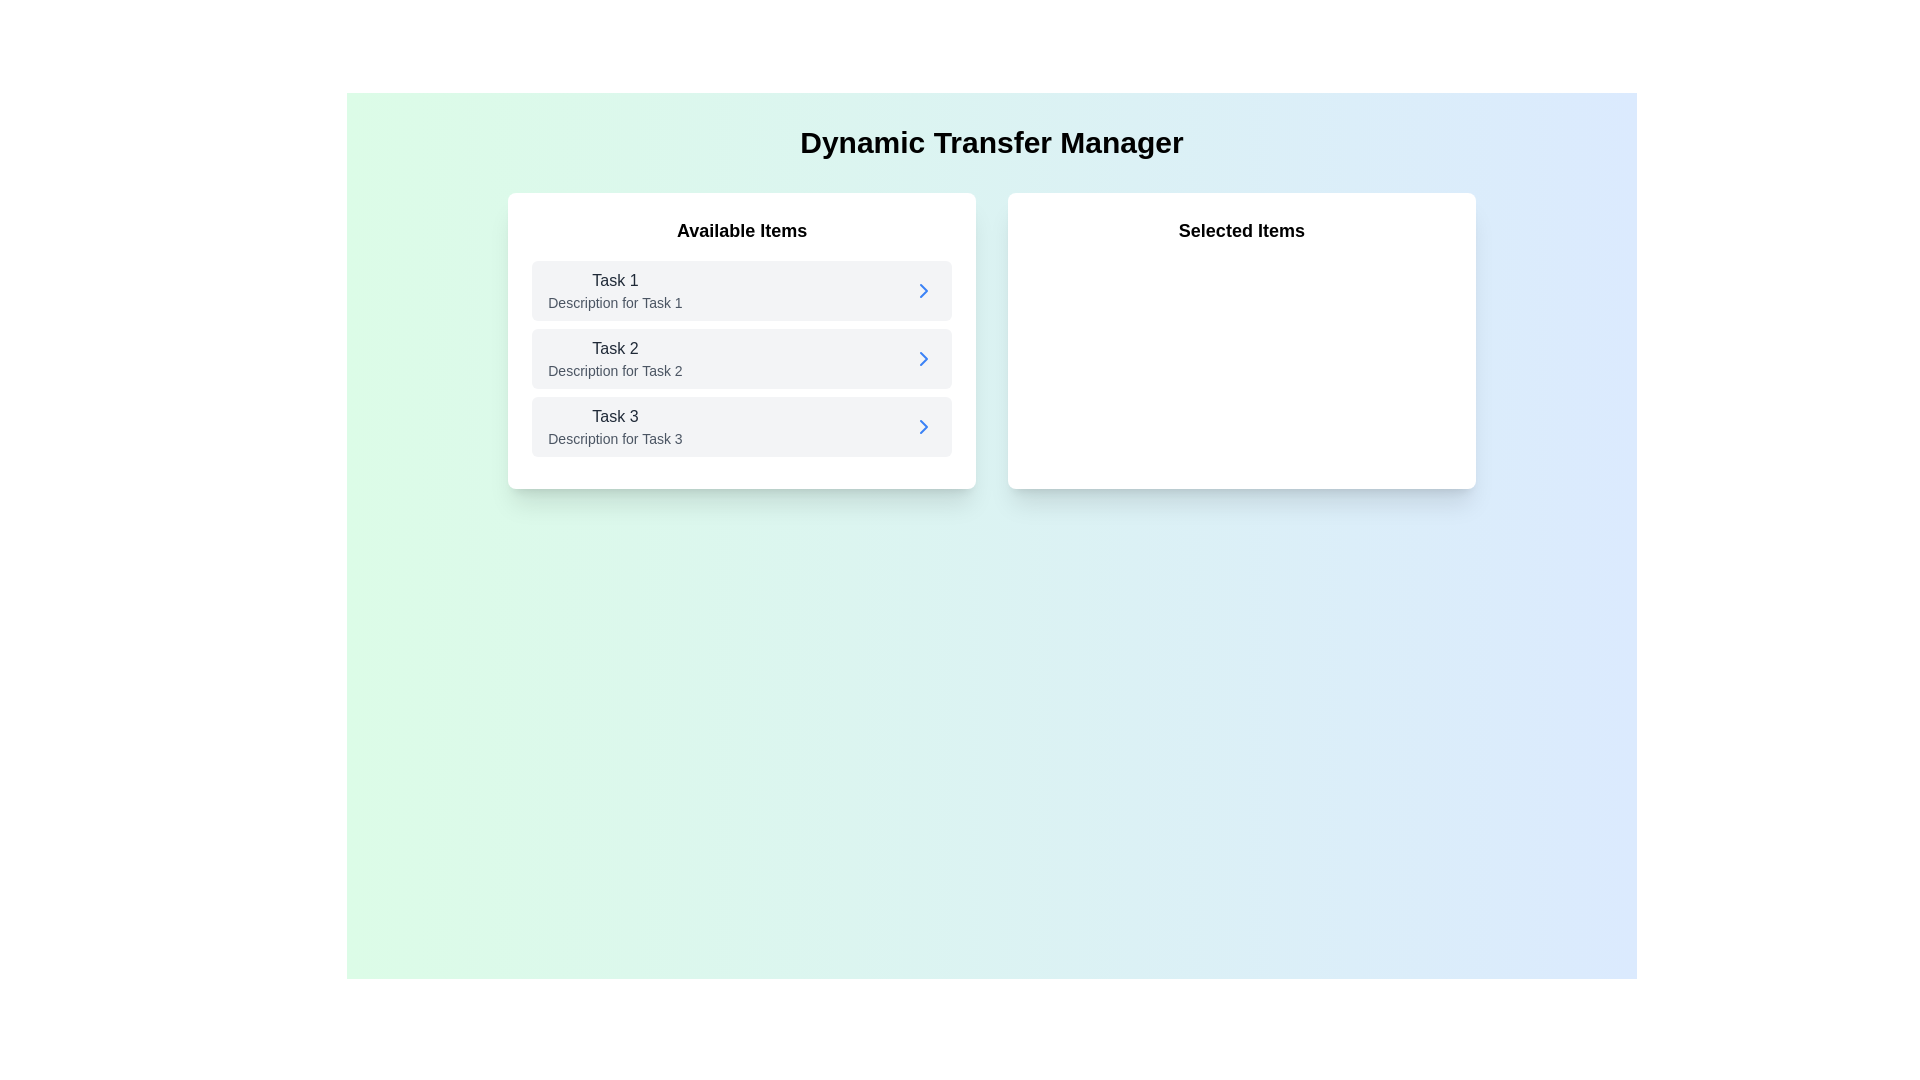 This screenshot has width=1920, height=1080. I want to click on the text label displaying 'Task 3' which is styled with a medium-weight dark gray font against a light gray background, located in the 'Available Items' column, so click(614, 415).